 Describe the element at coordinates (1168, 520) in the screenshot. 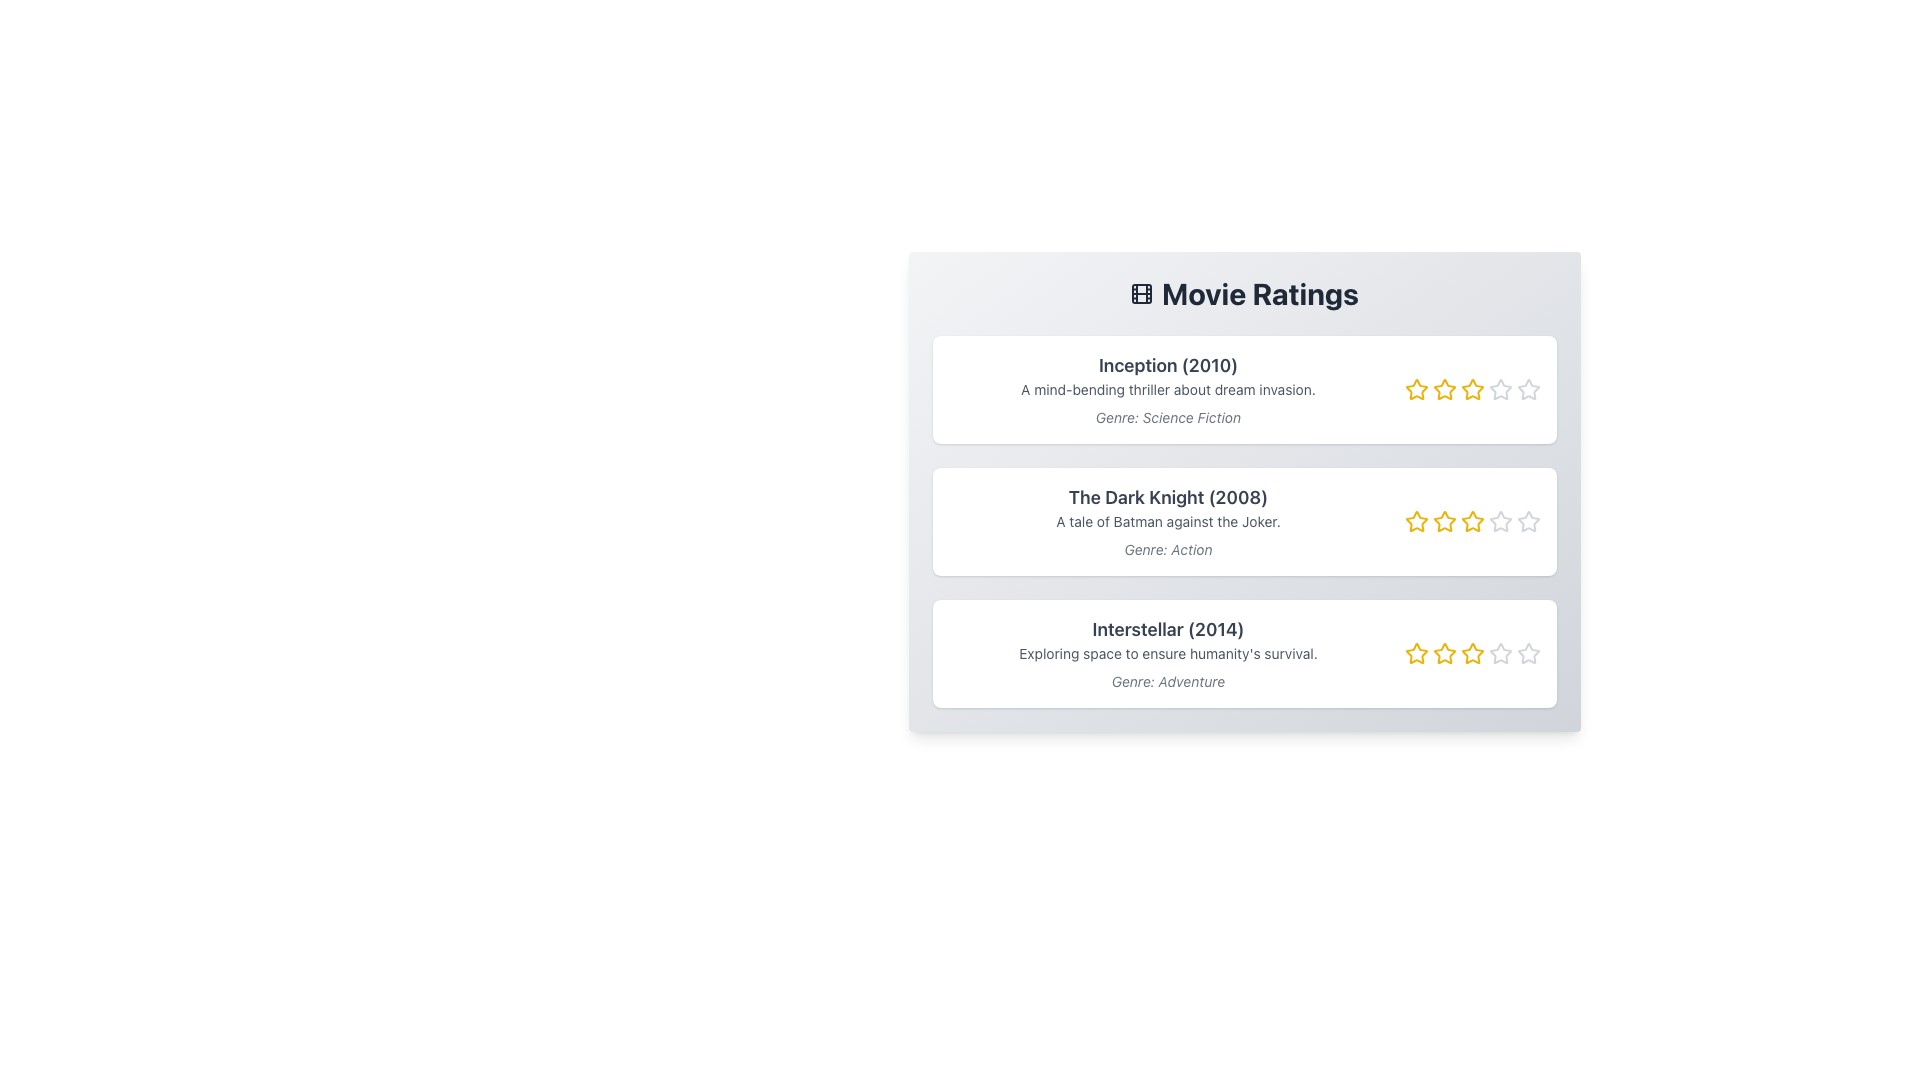

I see `information displayed in the content block for the movie 'The Dark Knight (2008)', which includes its title, description, and genre, located in the middle of a vertically stacked list of movie cards` at that location.